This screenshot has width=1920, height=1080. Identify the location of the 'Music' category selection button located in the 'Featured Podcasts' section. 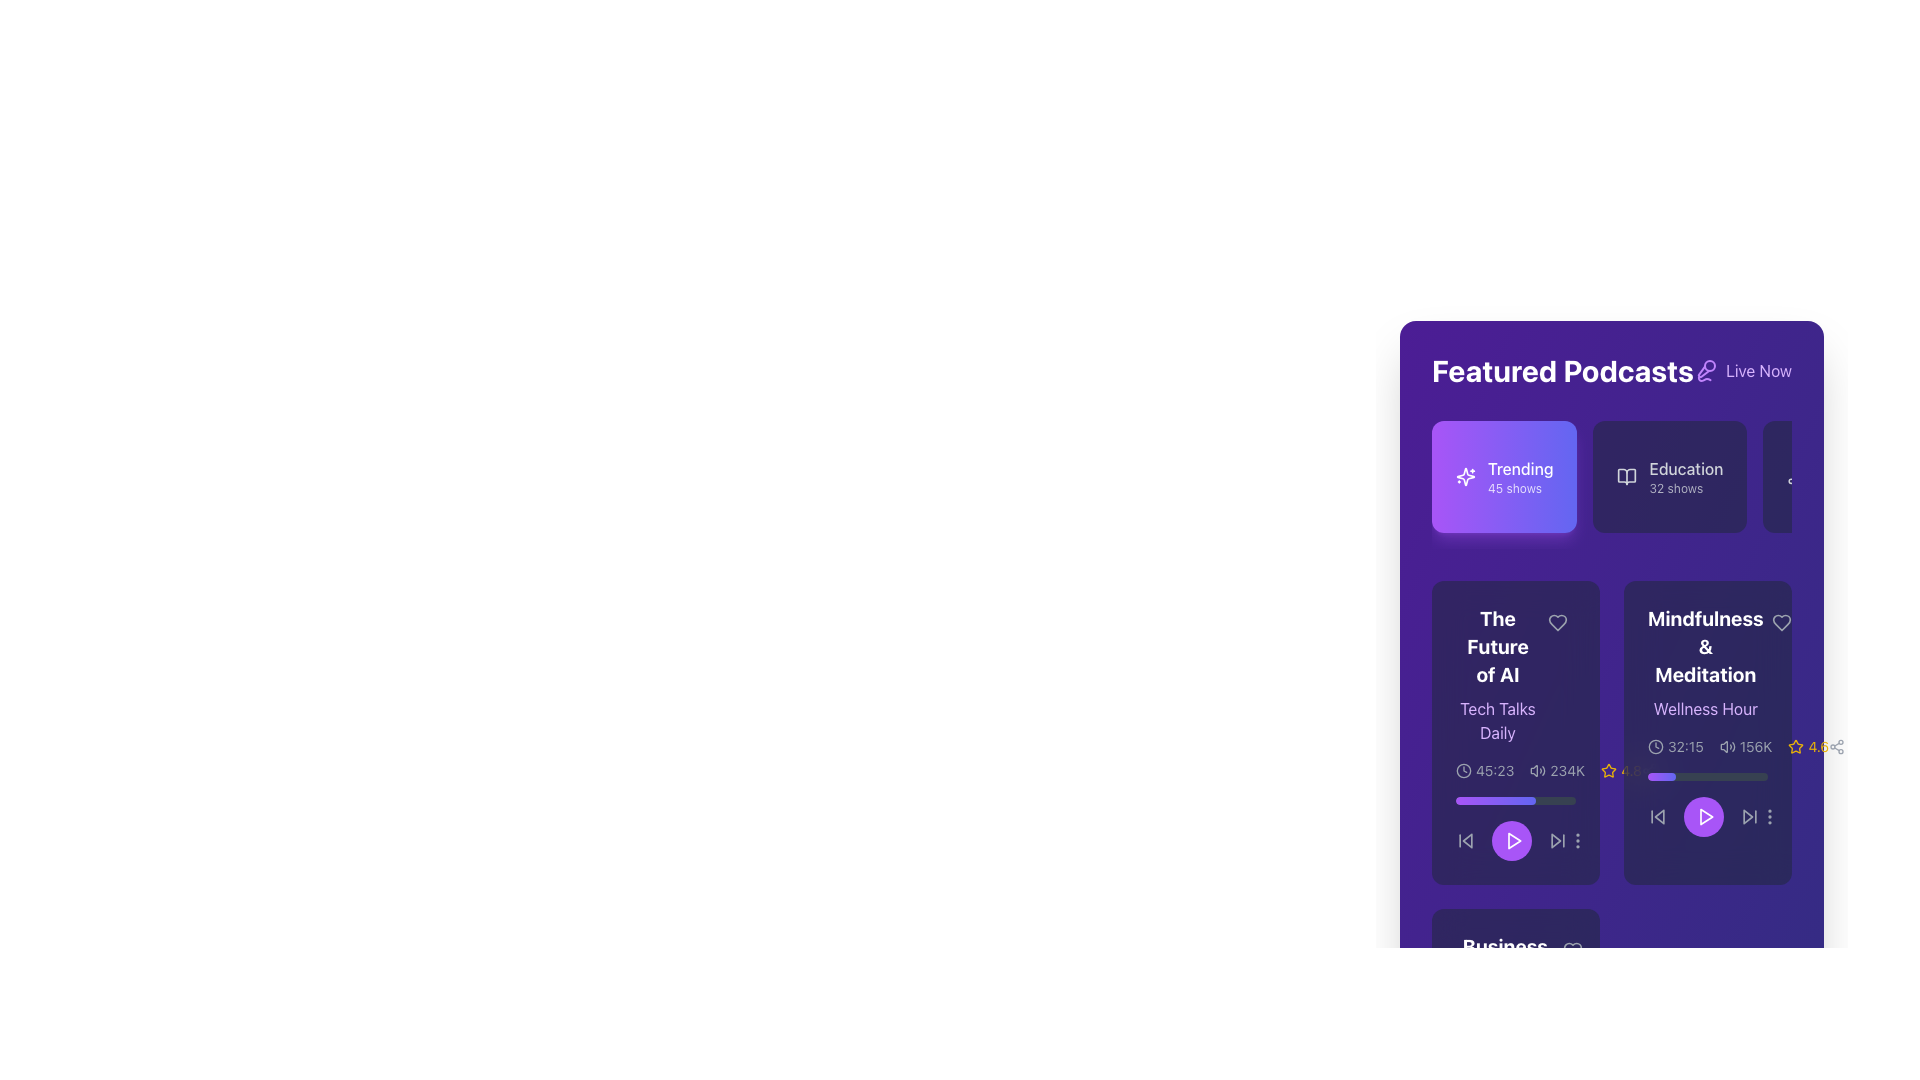
(1825, 477).